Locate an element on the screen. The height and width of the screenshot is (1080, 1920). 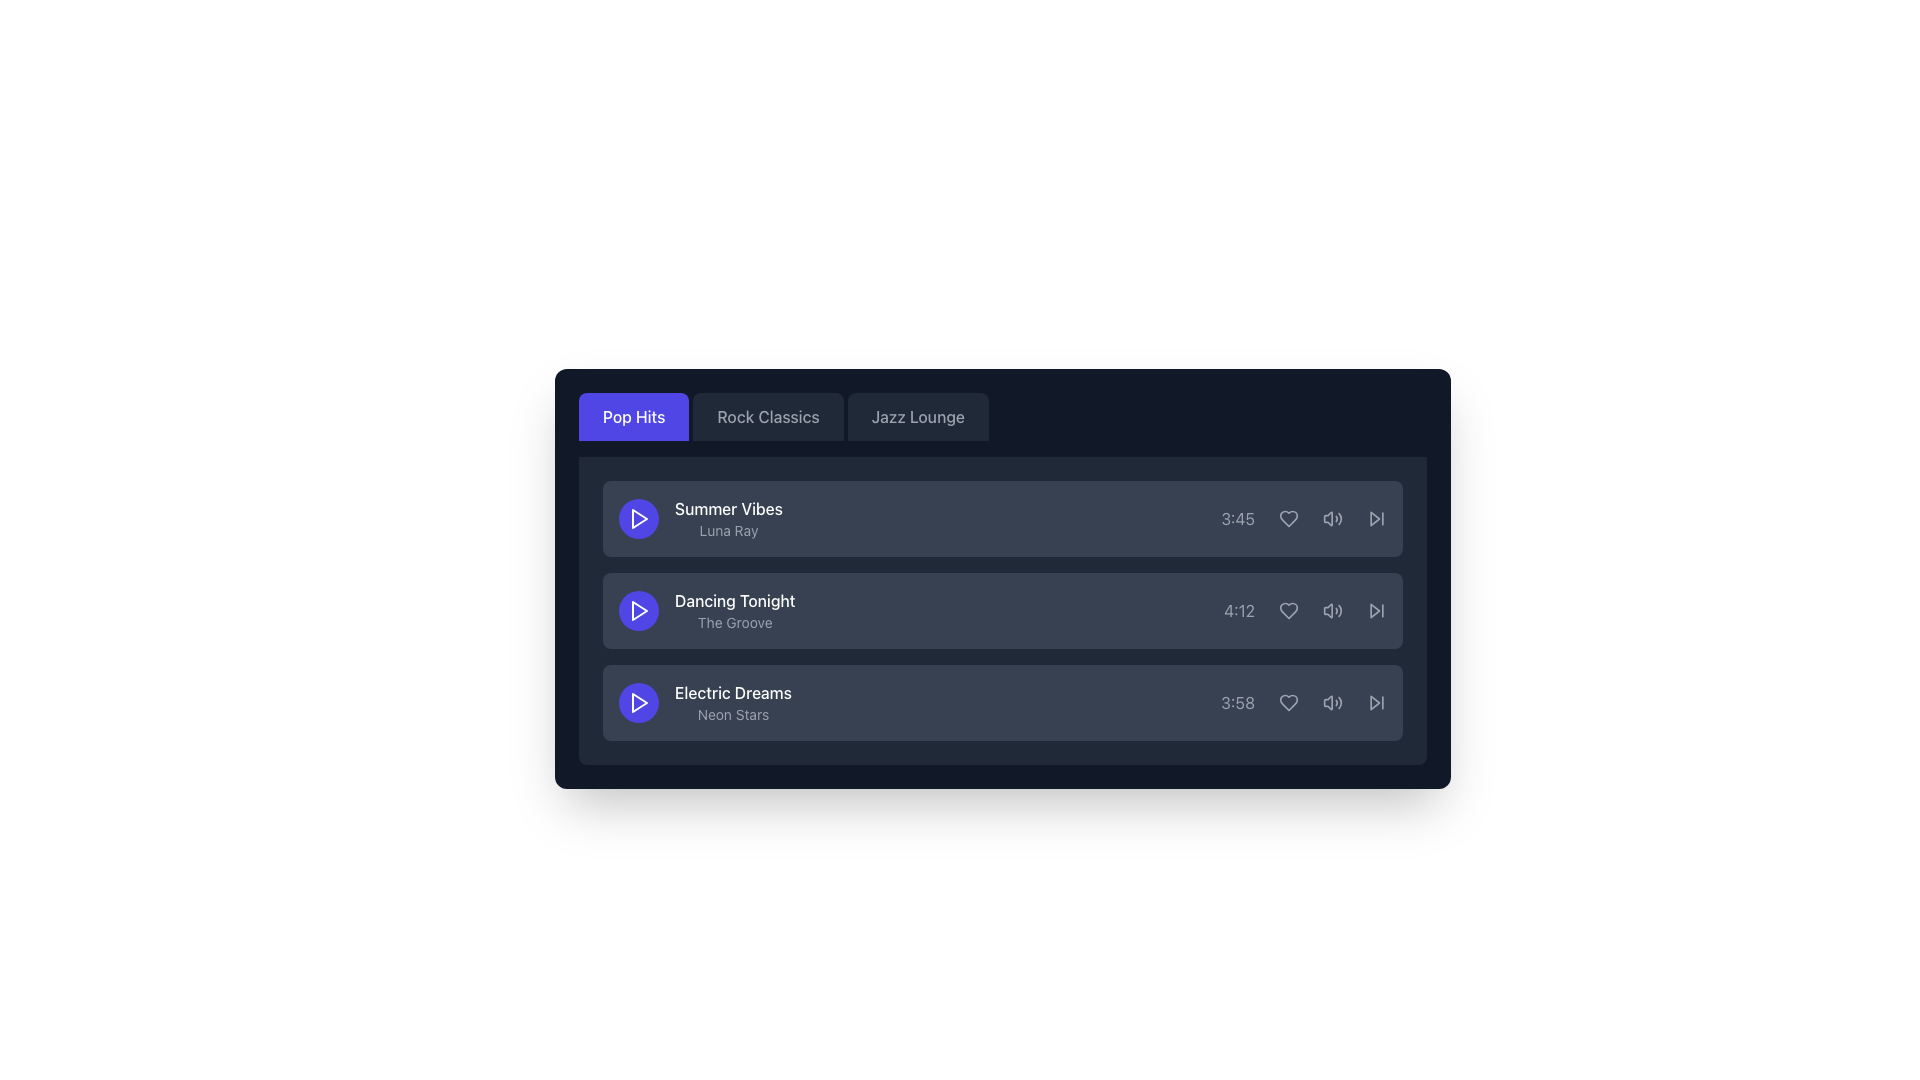
the play button located to the left of the text 'Summer Vibes - Luna Ray' is located at coordinates (638, 518).